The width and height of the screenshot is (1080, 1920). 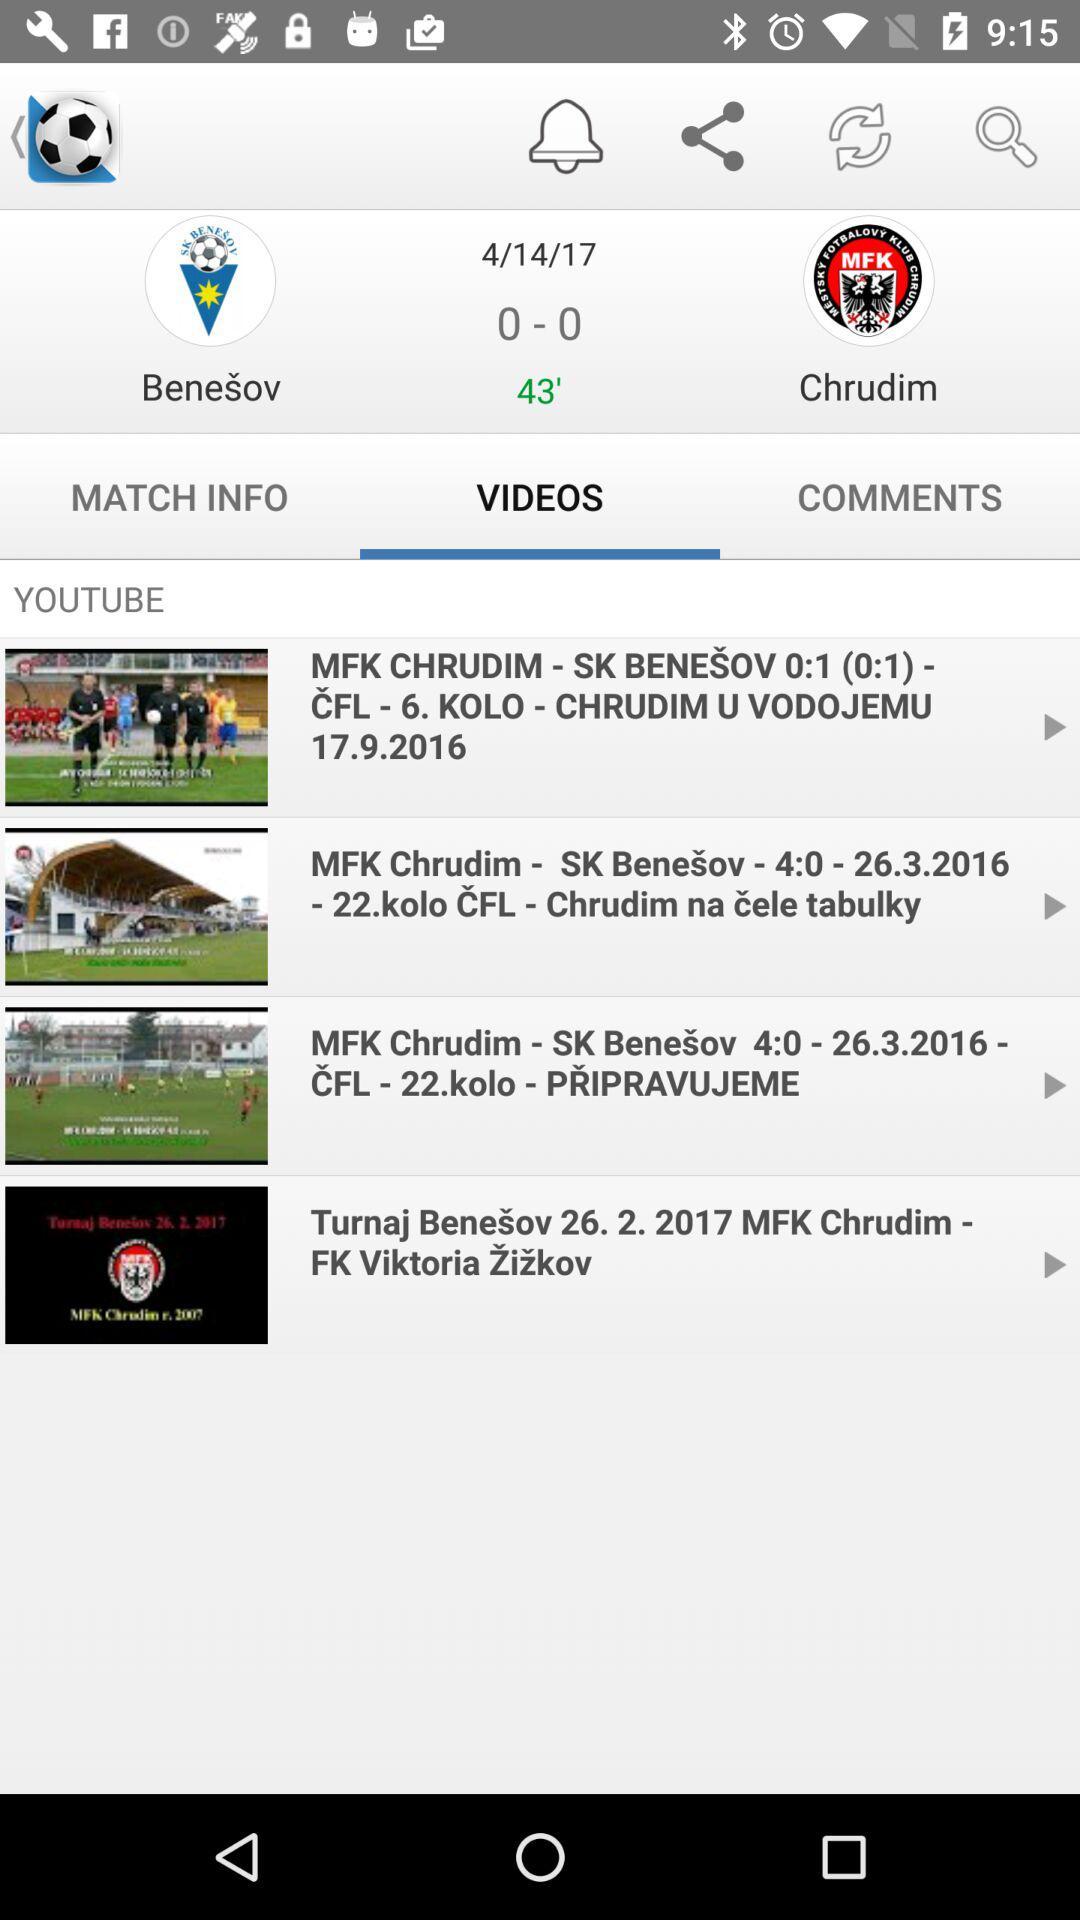 What do you see at coordinates (210, 386) in the screenshot?
I see `icon to the left of 0 - 0` at bounding box center [210, 386].